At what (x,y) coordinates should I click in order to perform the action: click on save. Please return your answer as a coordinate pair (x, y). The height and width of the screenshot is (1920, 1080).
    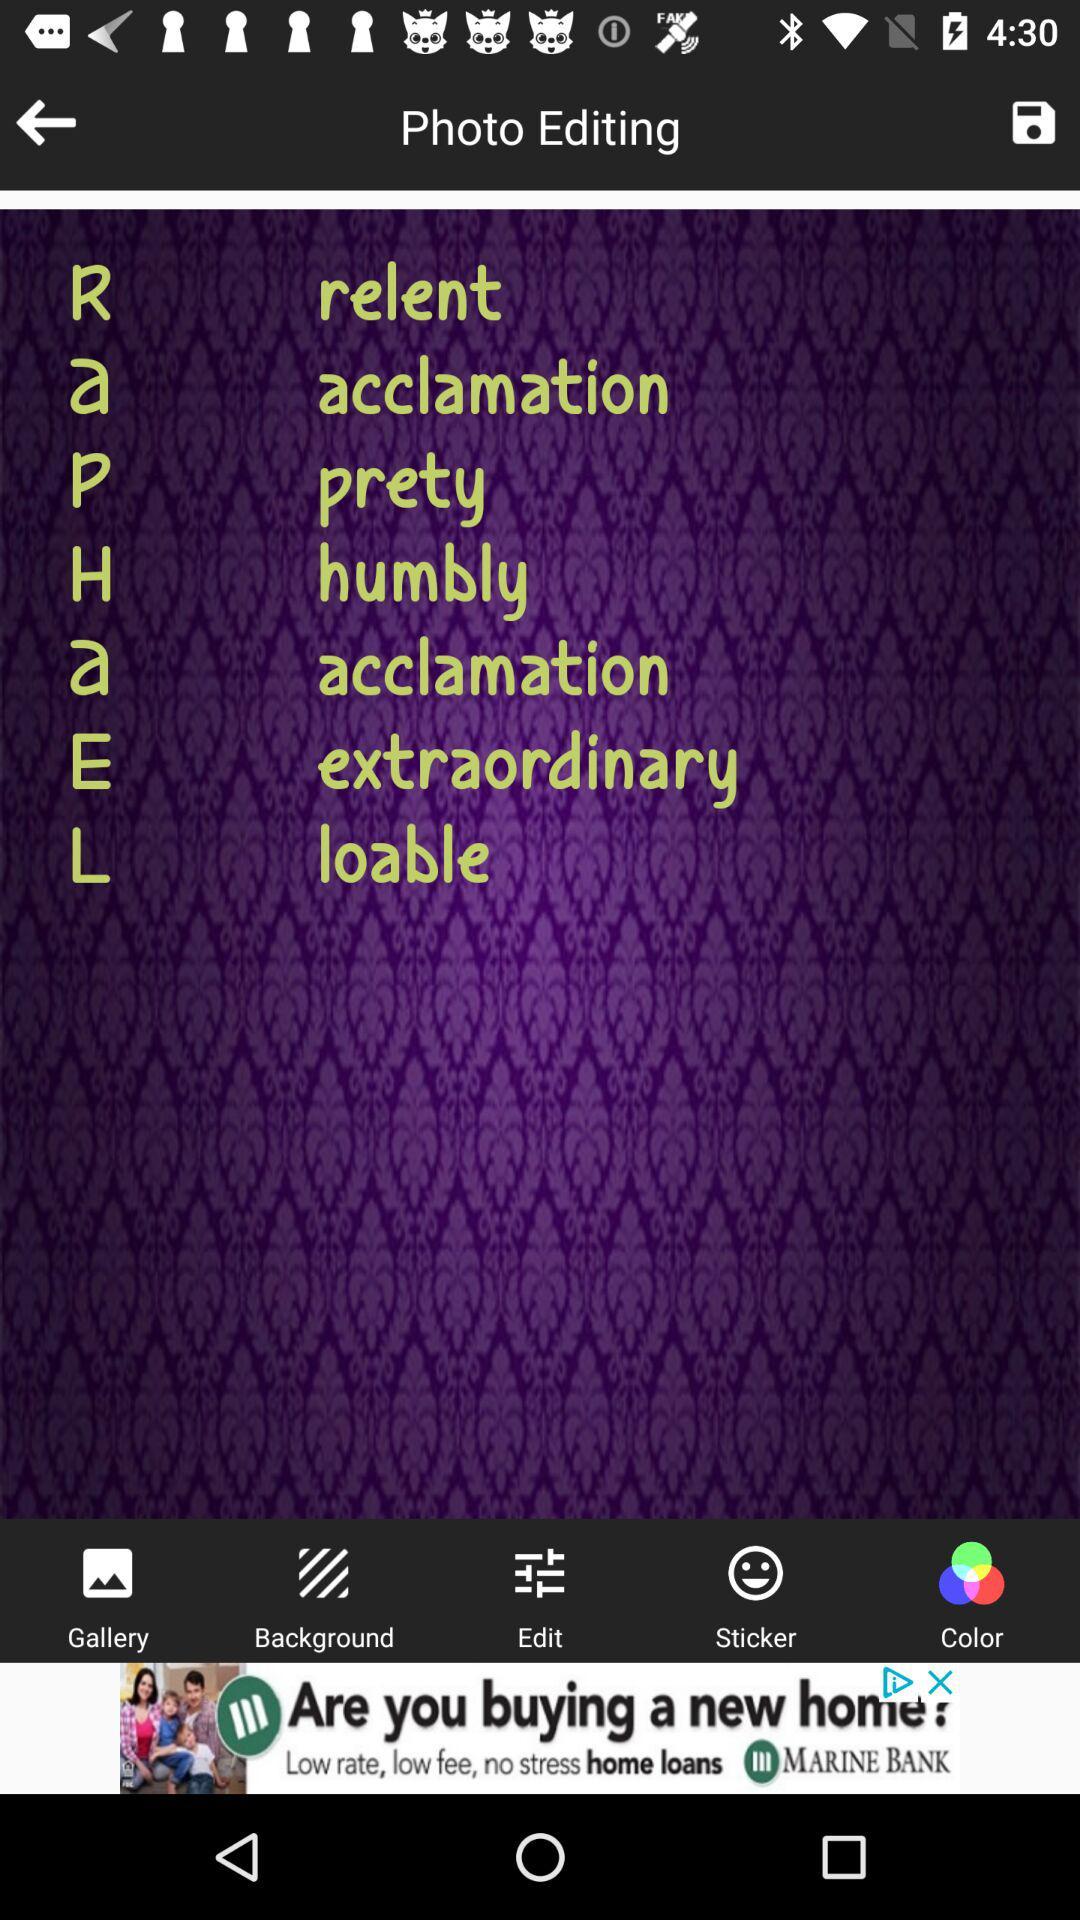
    Looking at the image, I should click on (1033, 121).